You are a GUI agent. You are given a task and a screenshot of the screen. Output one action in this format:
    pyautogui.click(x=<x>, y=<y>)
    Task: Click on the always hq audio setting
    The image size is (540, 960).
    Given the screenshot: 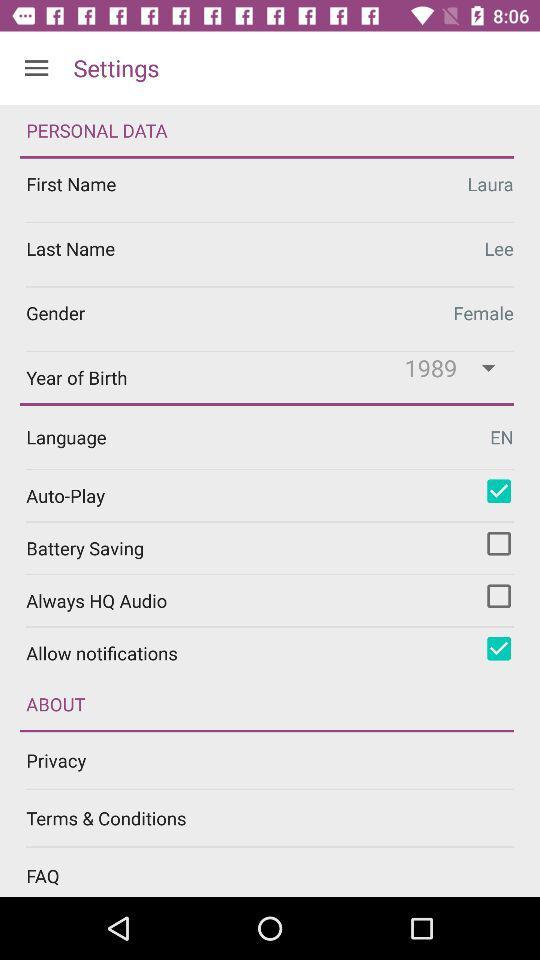 What is the action you would take?
    pyautogui.click(x=498, y=596)
    